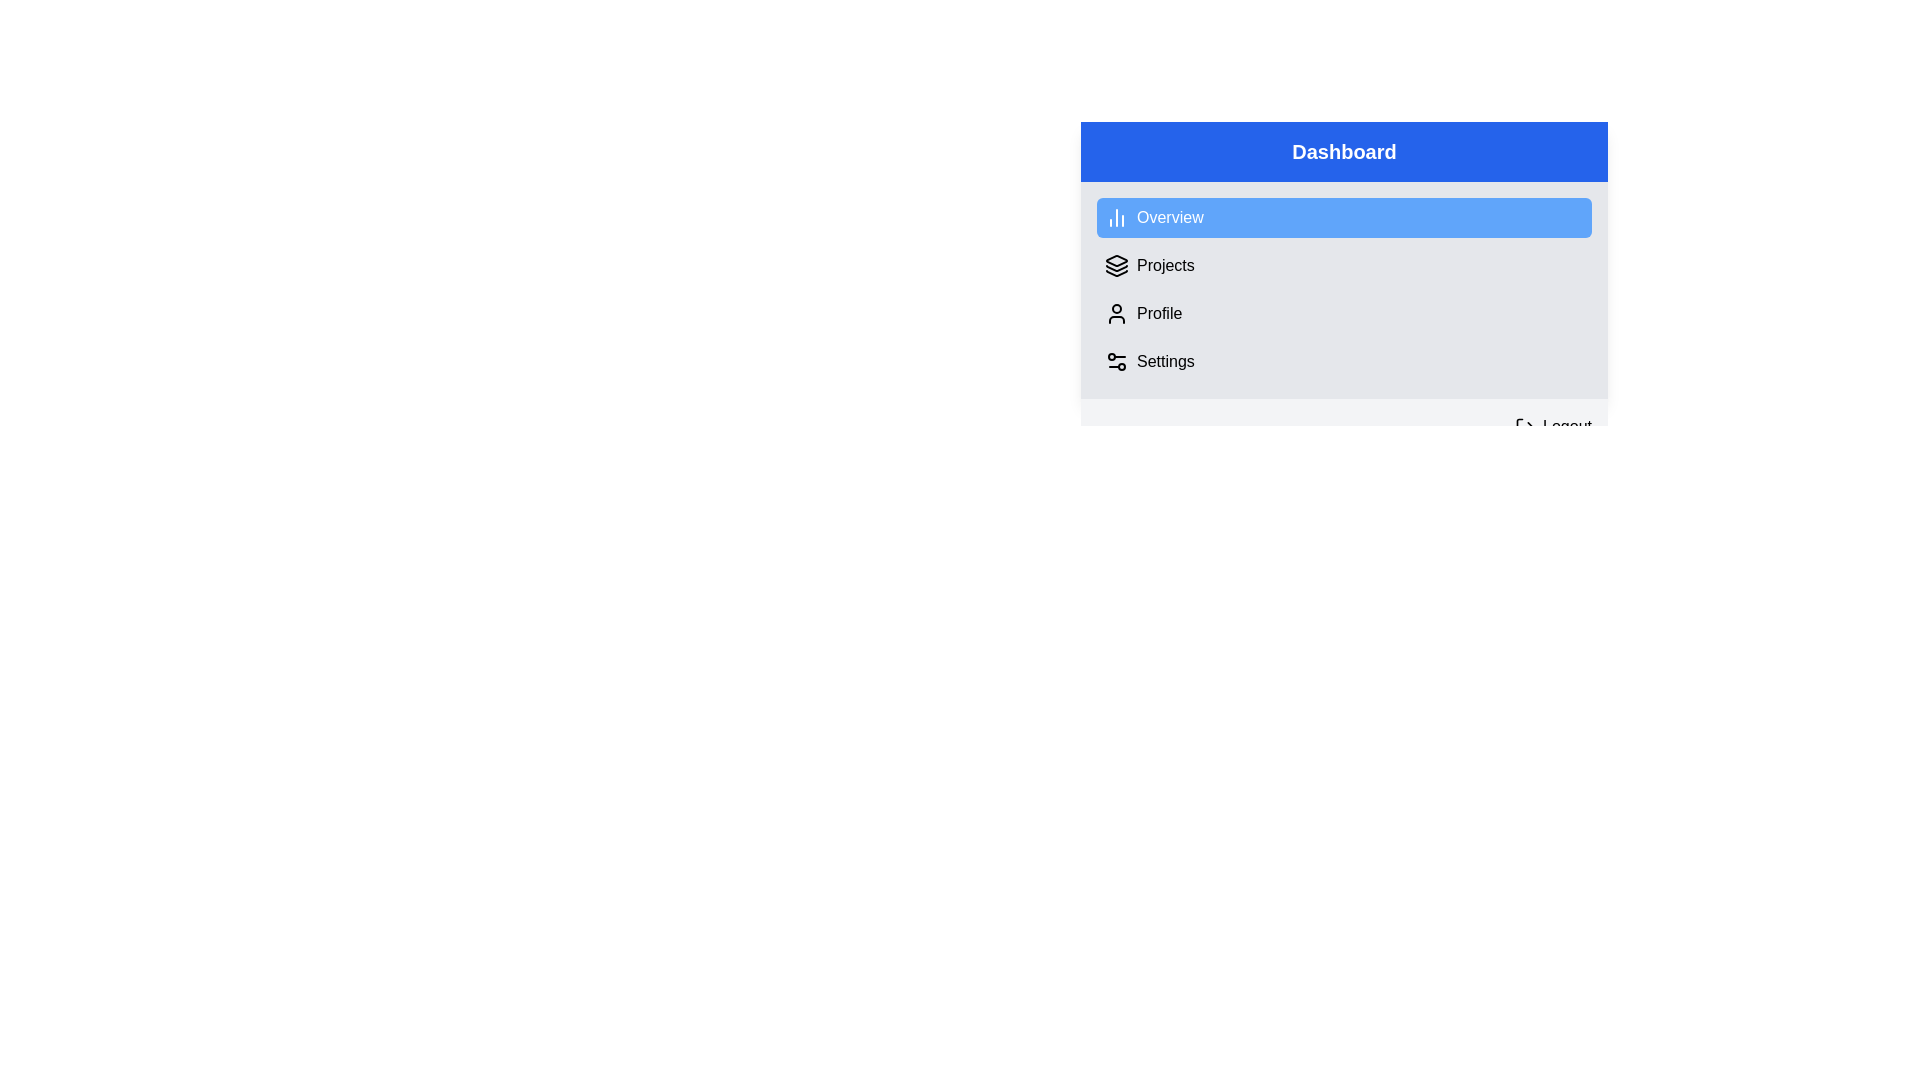  Describe the element at coordinates (1116, 313) in the screenshot. I see `the 'Profile' icon located in the sidebar menu, which visually represents the 'Profile' section and is positioned to the left of the text label 'Profile'` at that location.